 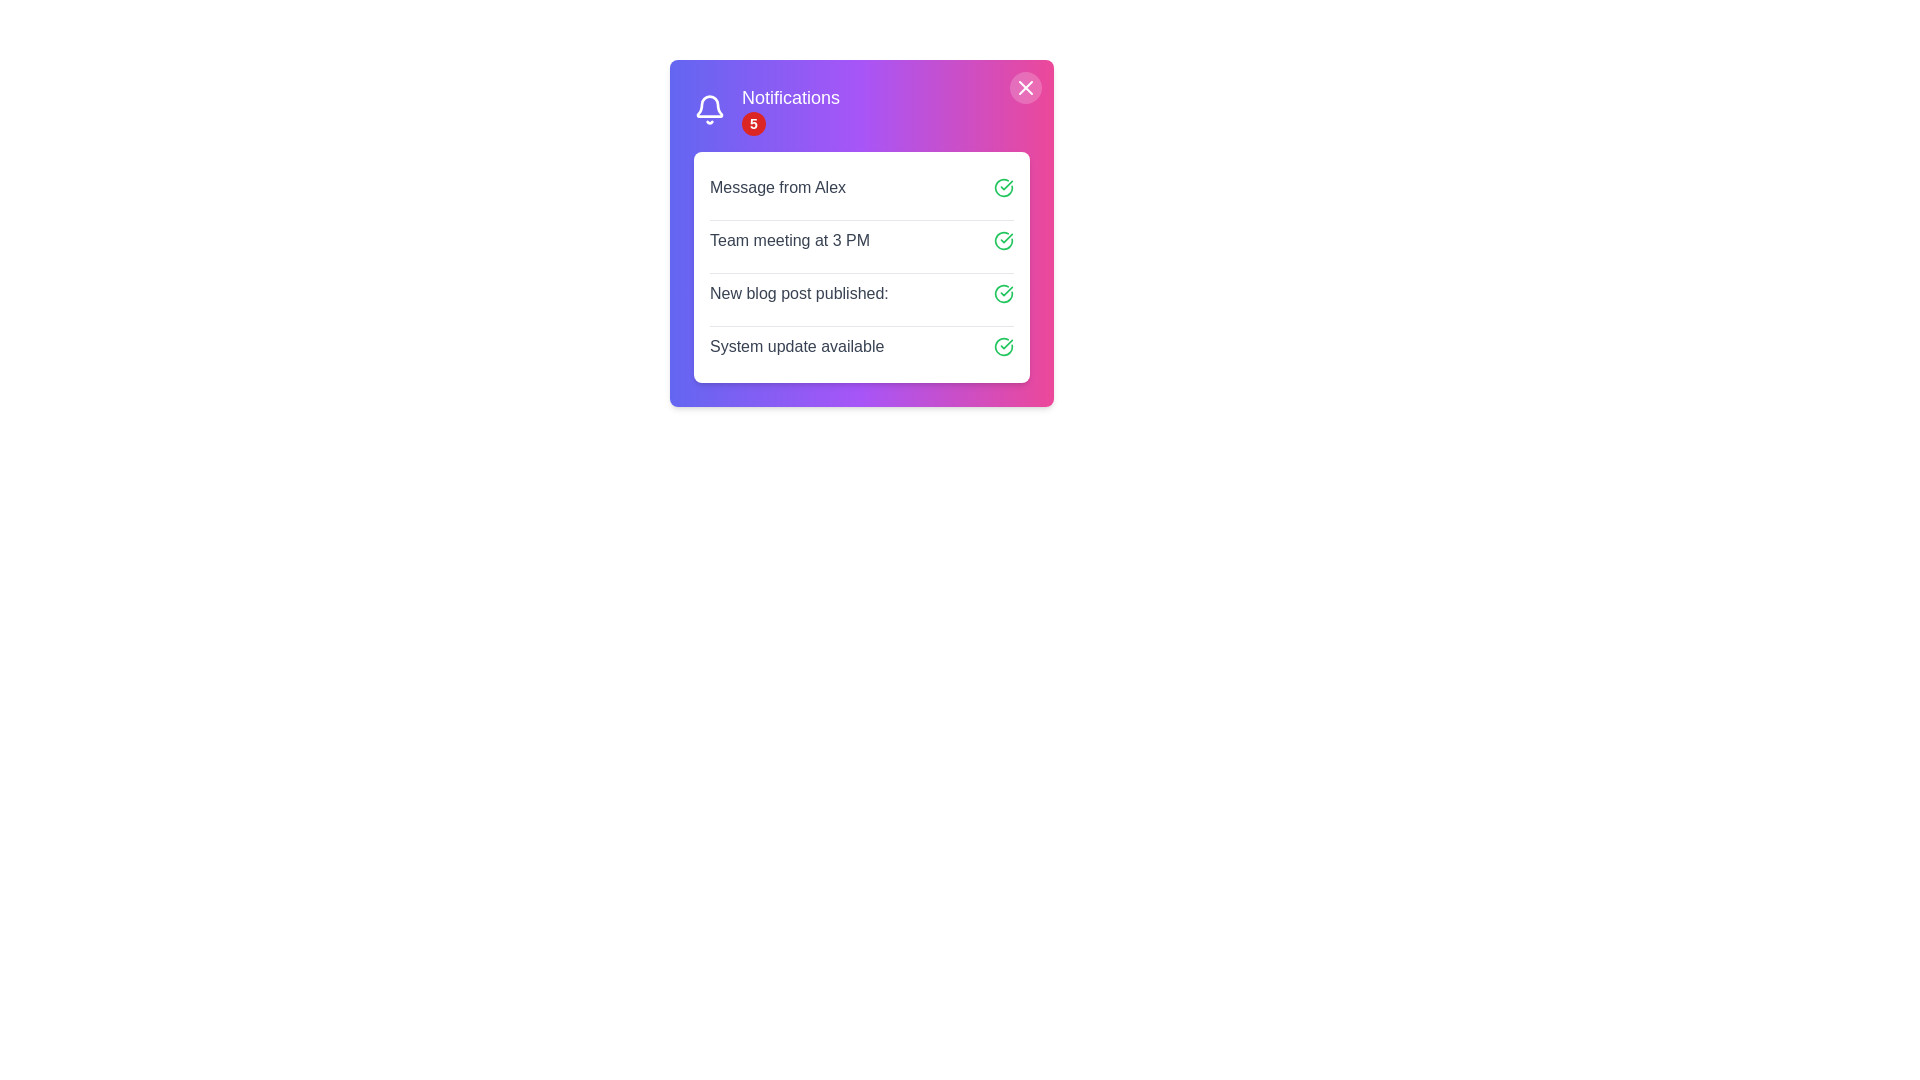 What do you see at coordinates (1003, 346) in the screenshot?
I see `the status representation of the icon that indicates 'System update available' on the far-right side of the notification row` at bounding box center [1003, 346].